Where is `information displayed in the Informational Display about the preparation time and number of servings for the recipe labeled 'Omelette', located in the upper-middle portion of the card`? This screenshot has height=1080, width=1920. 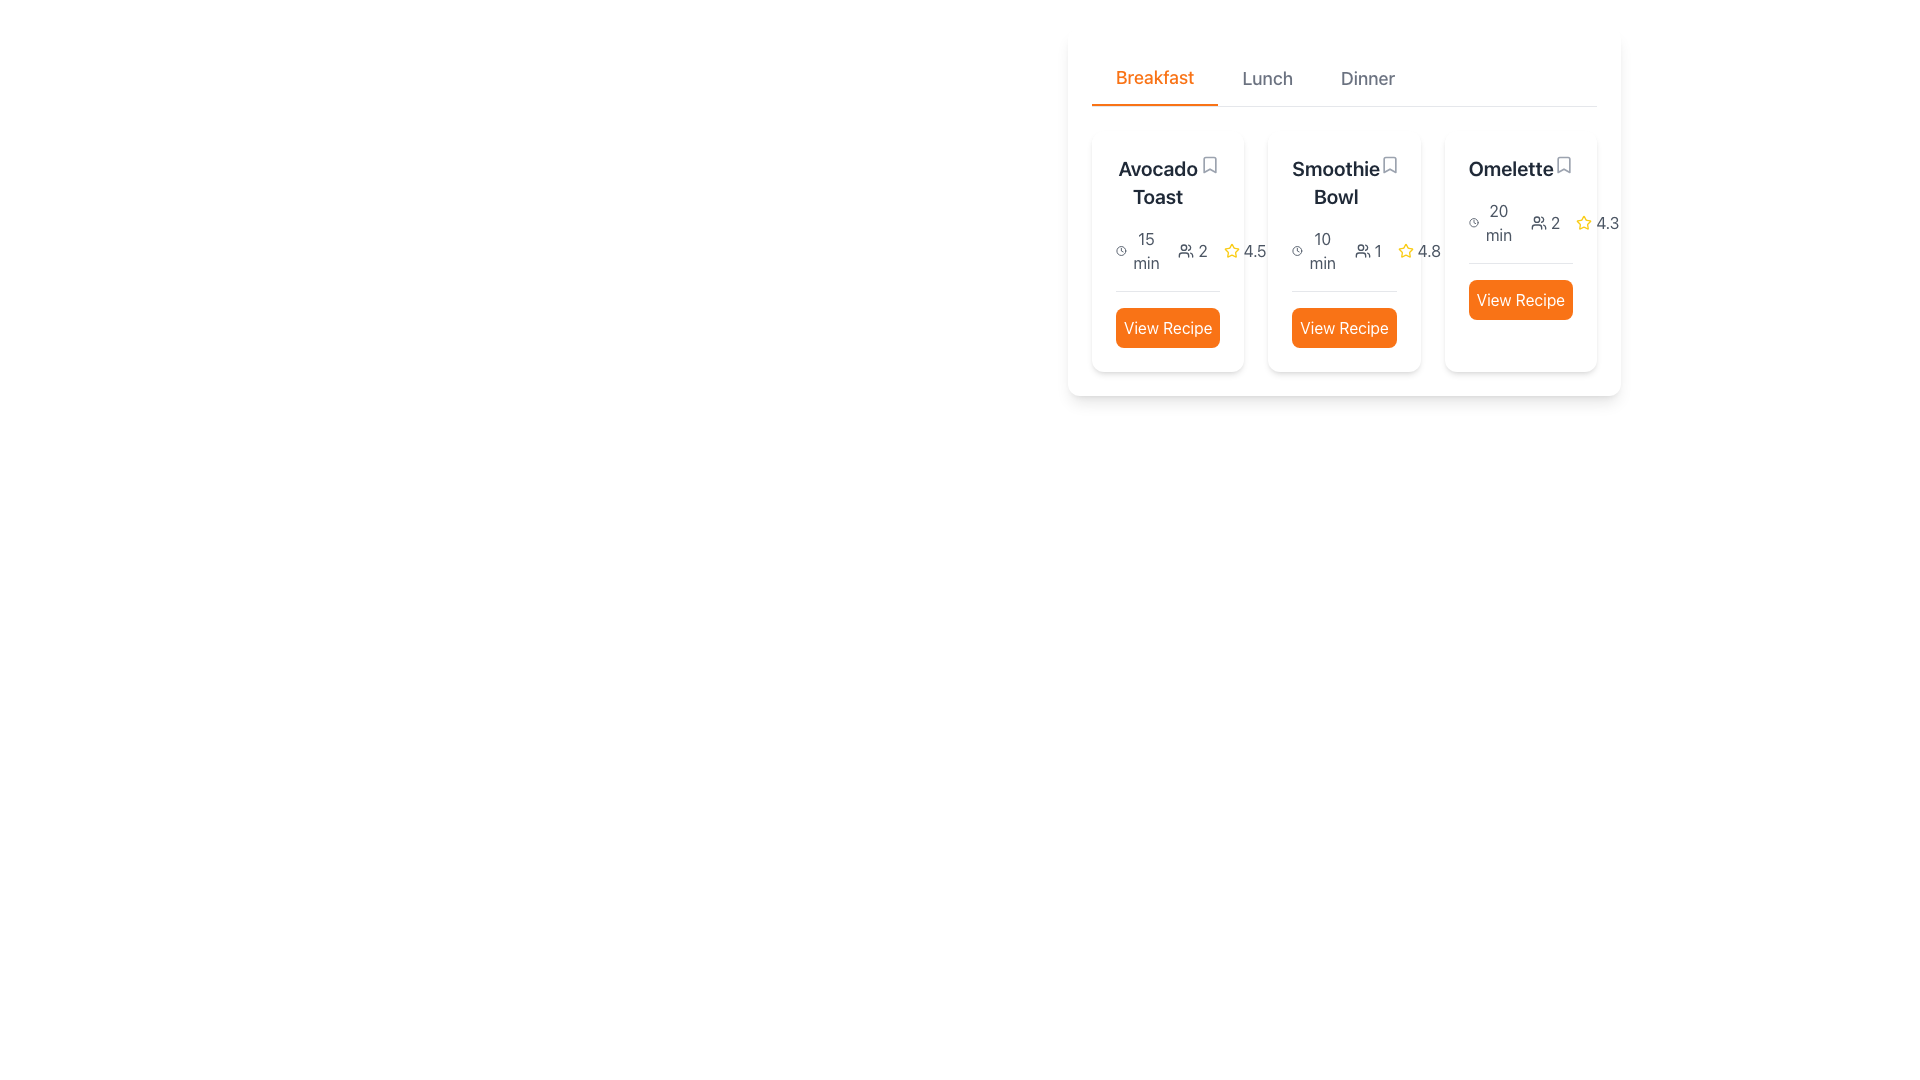 information displayed in the Informational Display about the preparation time and number of servings for the recipe labeled 'Omelette', located in the upper-middle portion of the card is located at coordinates (1520, 223).